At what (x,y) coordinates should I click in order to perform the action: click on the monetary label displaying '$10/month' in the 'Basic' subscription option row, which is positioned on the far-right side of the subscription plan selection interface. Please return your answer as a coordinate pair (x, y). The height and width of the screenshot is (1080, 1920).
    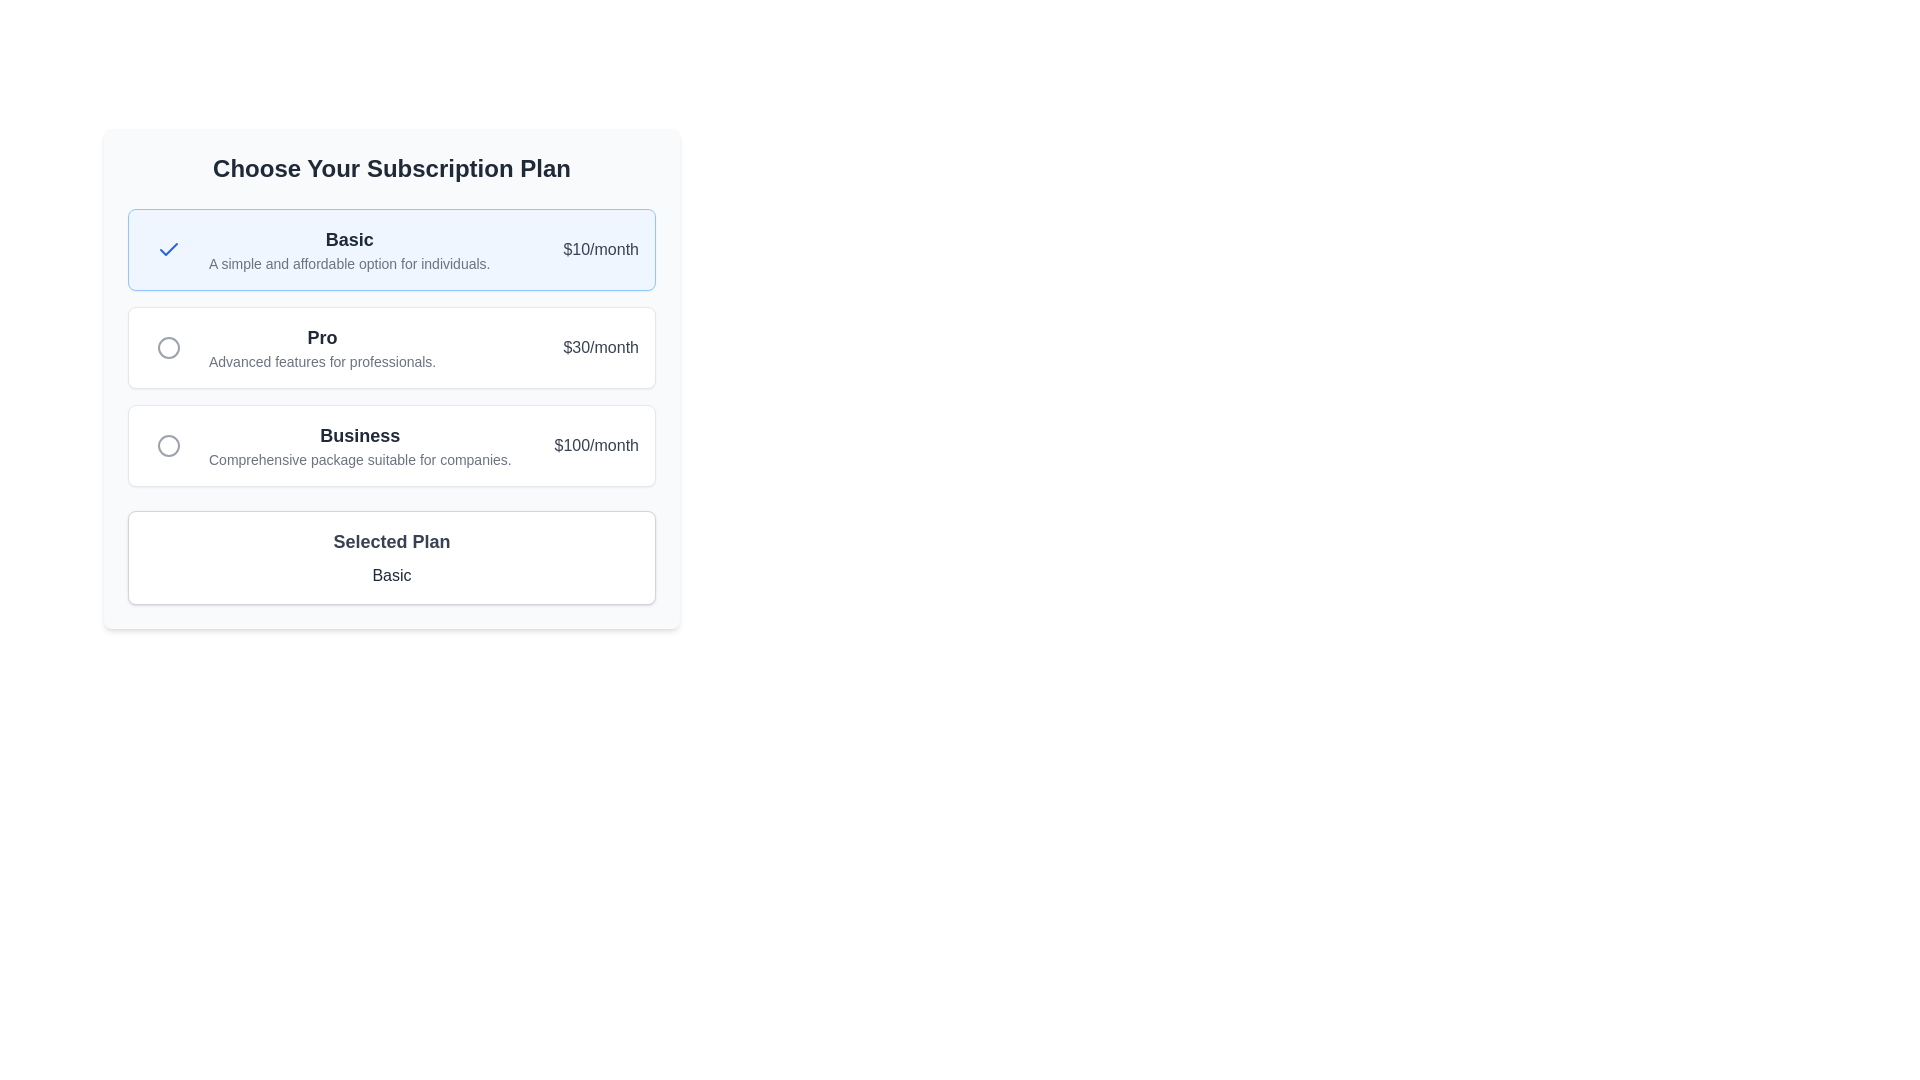
    Looking at the image, I should click on (600, 249).